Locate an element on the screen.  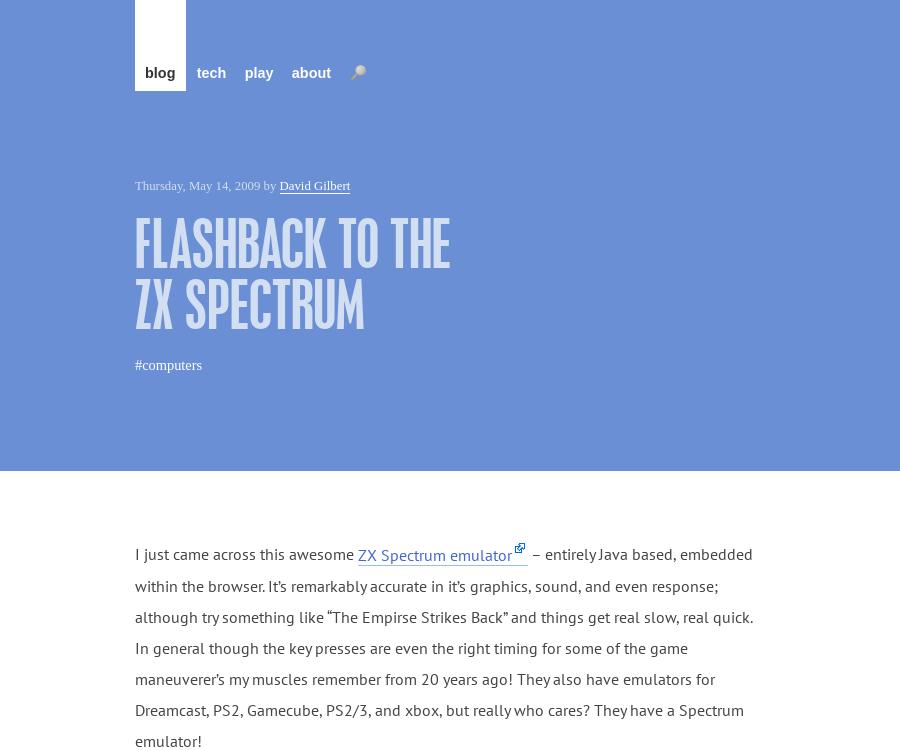
'Thursday, May 14, 2009	by' is located at coordinates (207, 186).